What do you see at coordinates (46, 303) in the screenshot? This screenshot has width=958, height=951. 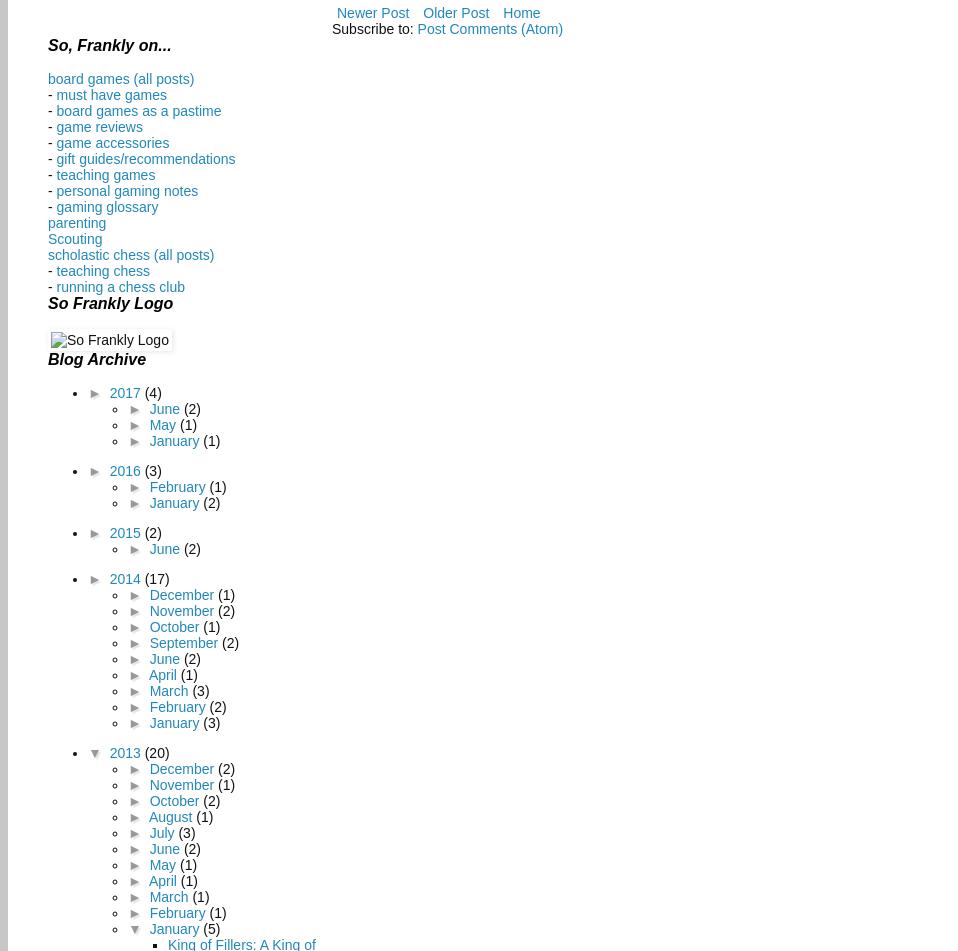 I see `'So Frankly Logo'` at bounding box center [46, 303].